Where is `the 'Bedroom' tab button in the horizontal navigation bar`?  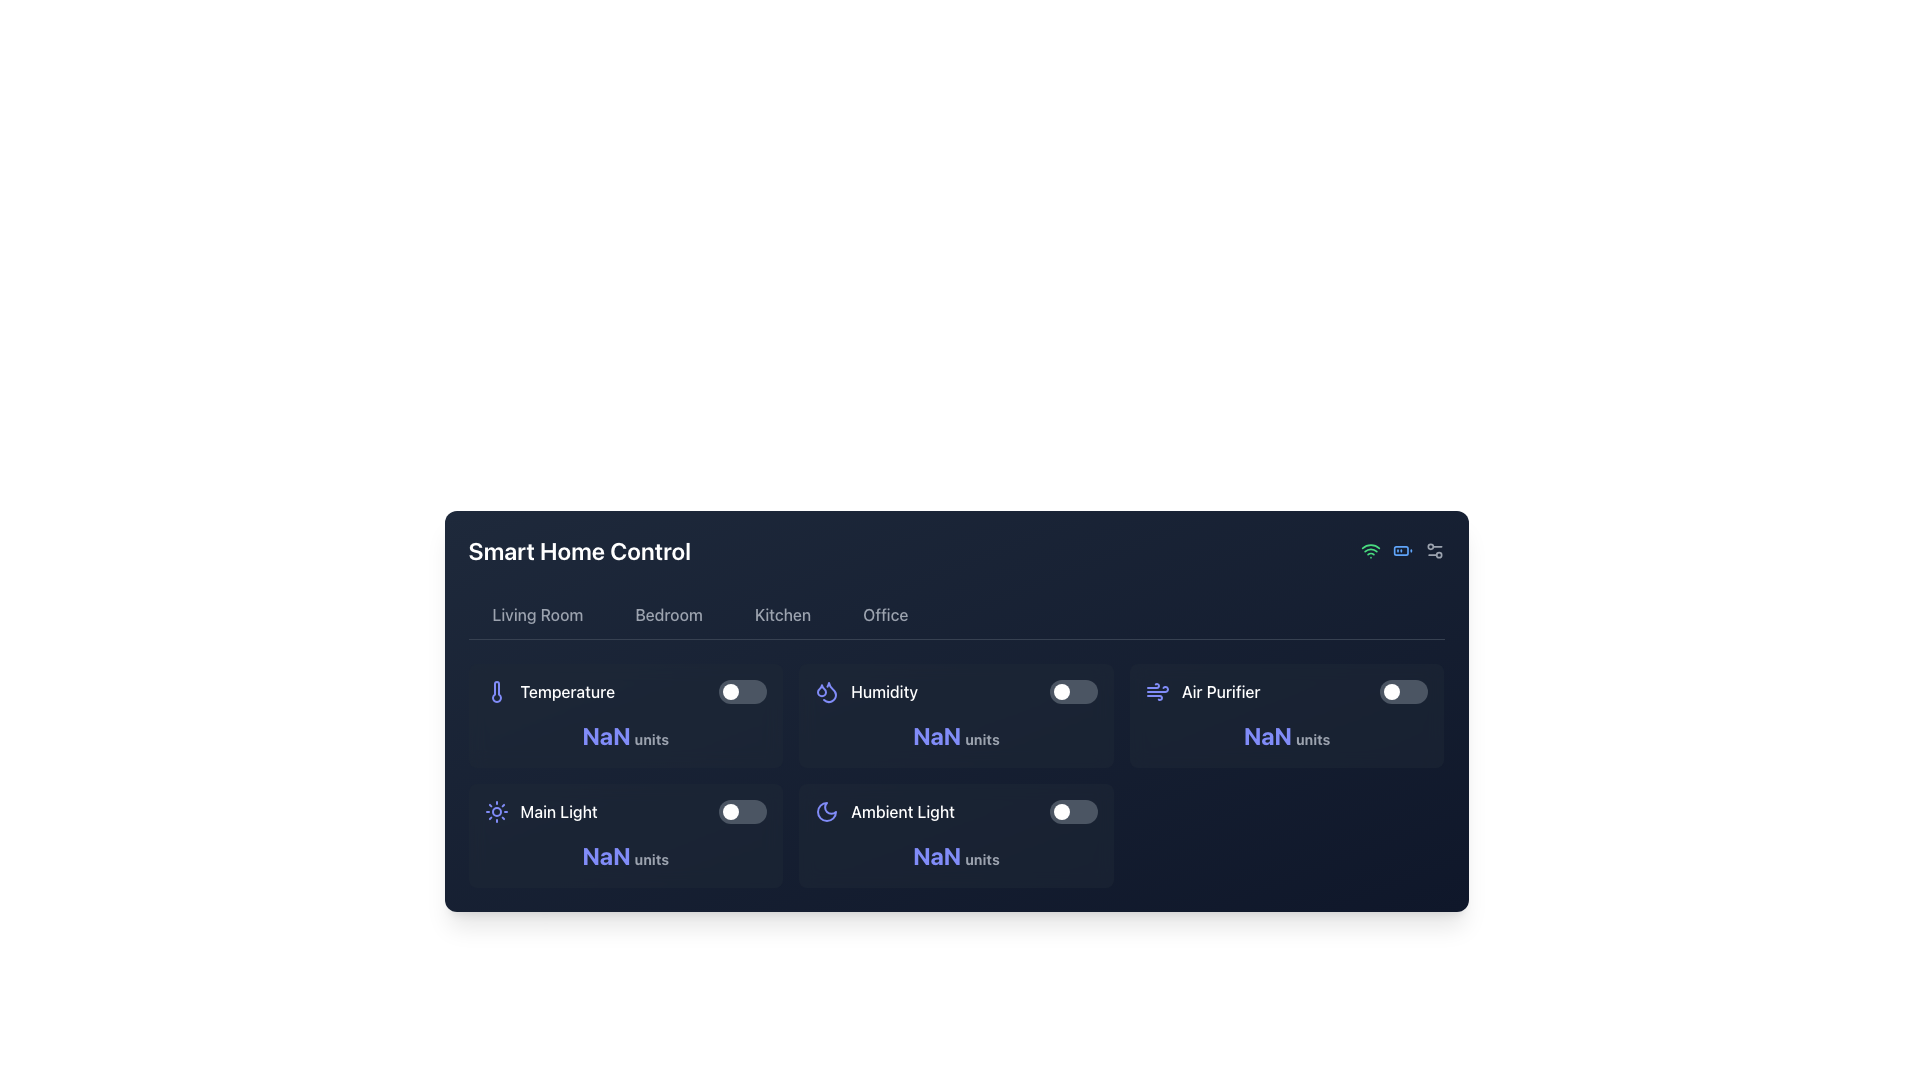 the 'Bedroom' tab button in the horizontal navigation bar is located at coordinates (669, 613).